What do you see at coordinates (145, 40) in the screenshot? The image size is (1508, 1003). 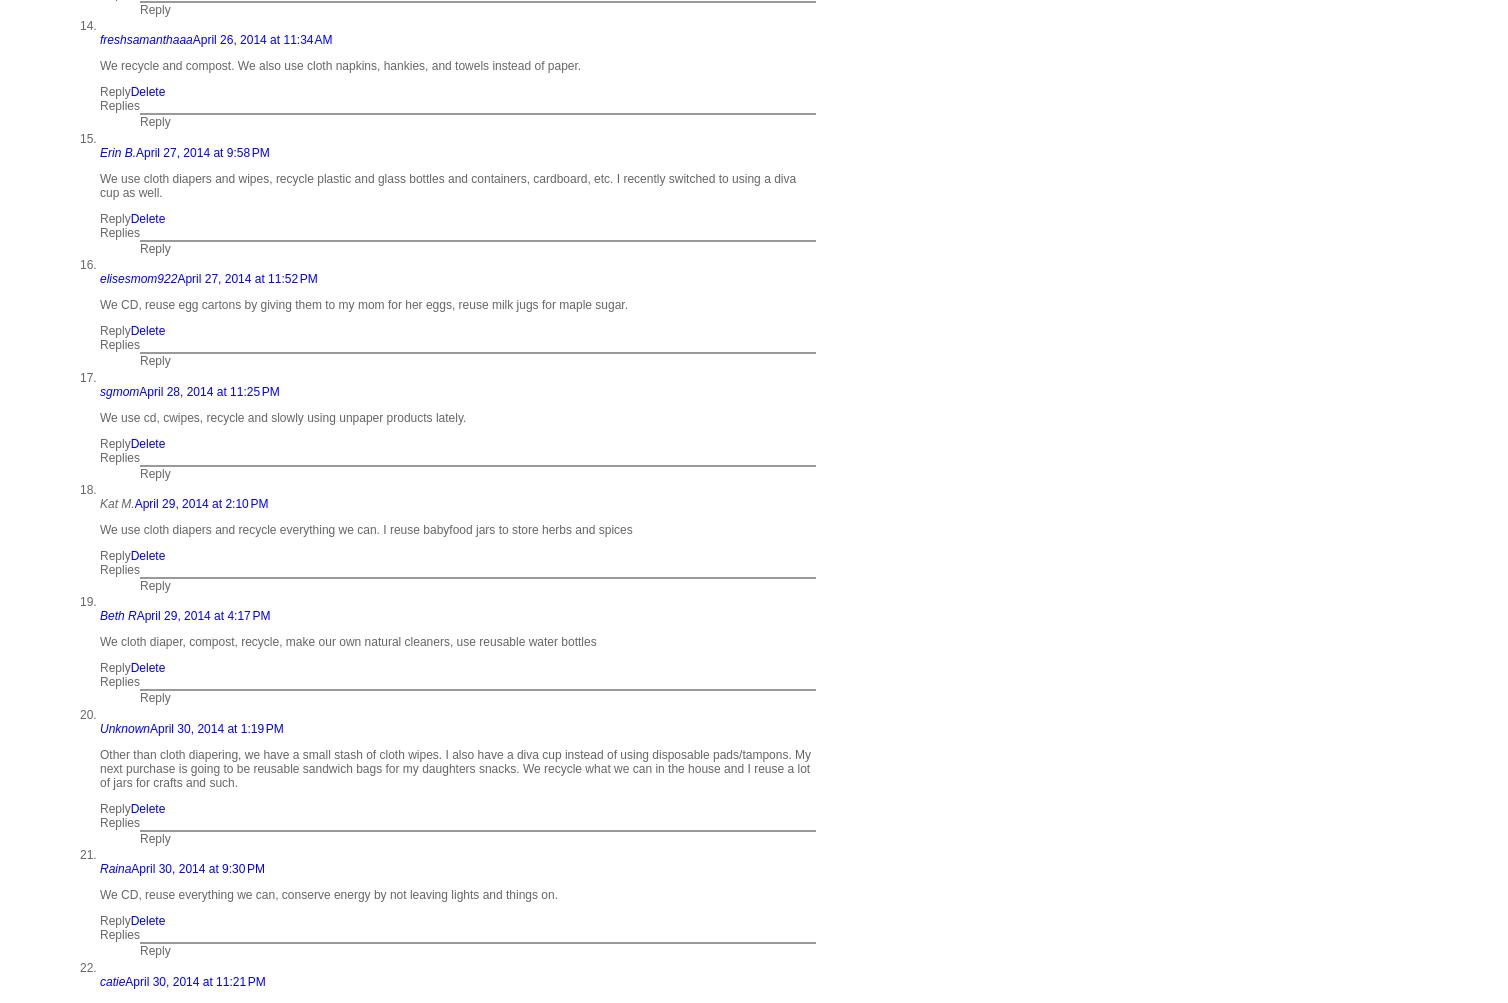 I see `'freshsamanthaaa'` at bounding box center [145, 40].